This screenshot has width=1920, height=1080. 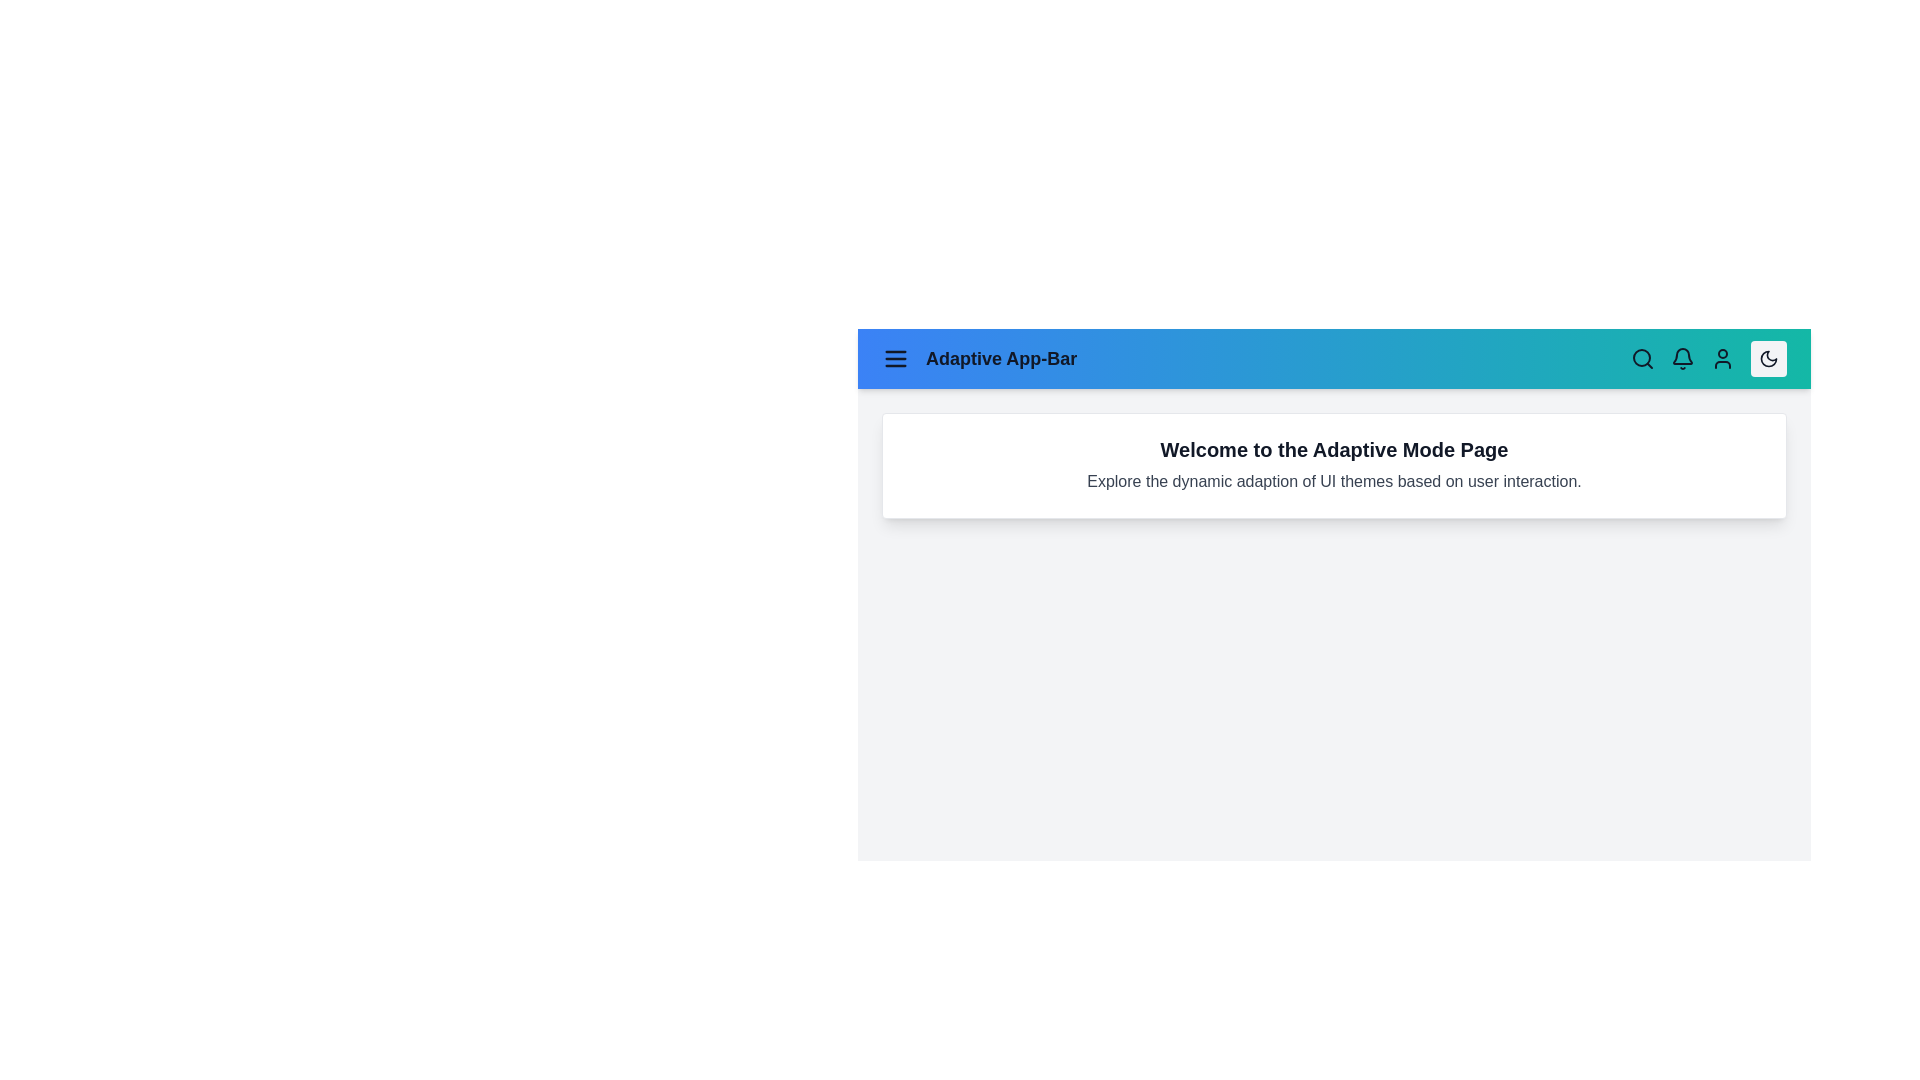 I want to click on the button with the moon icon to toggle the theme, so click(x=1769, y=357).